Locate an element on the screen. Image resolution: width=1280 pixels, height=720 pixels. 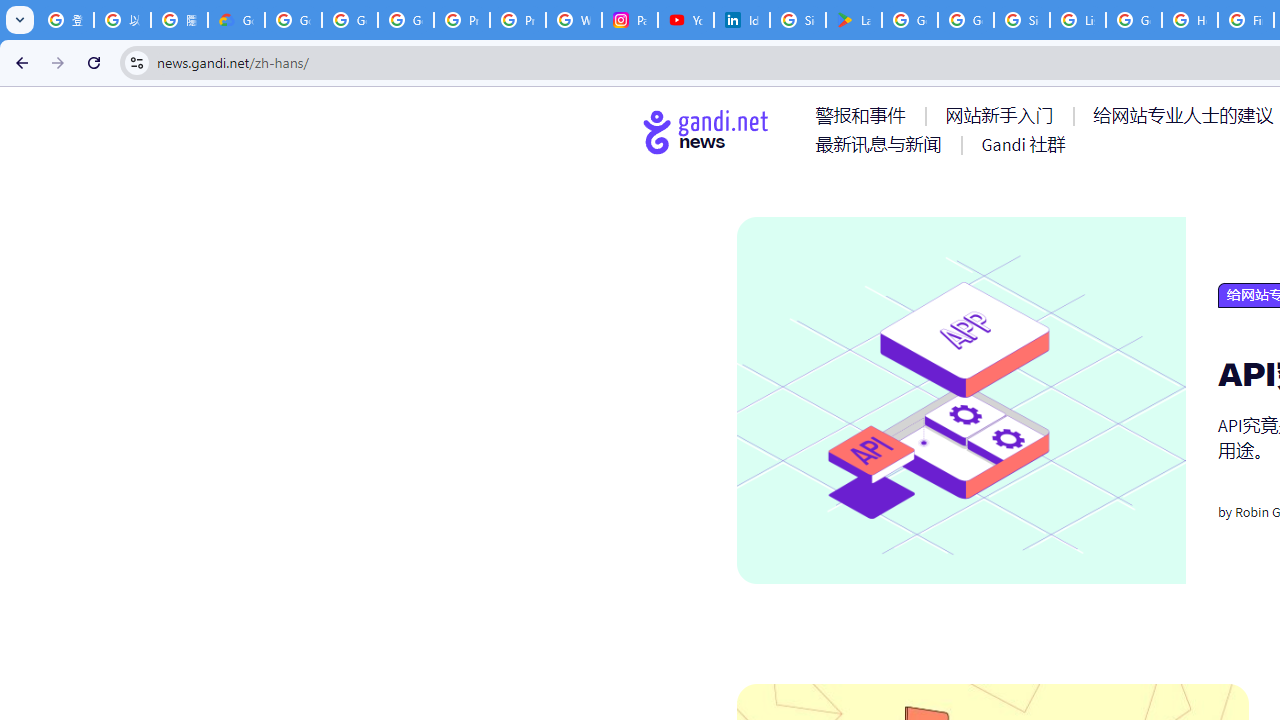
'Google Workspace - Specific Terms' is located at coordinates (966, 20).